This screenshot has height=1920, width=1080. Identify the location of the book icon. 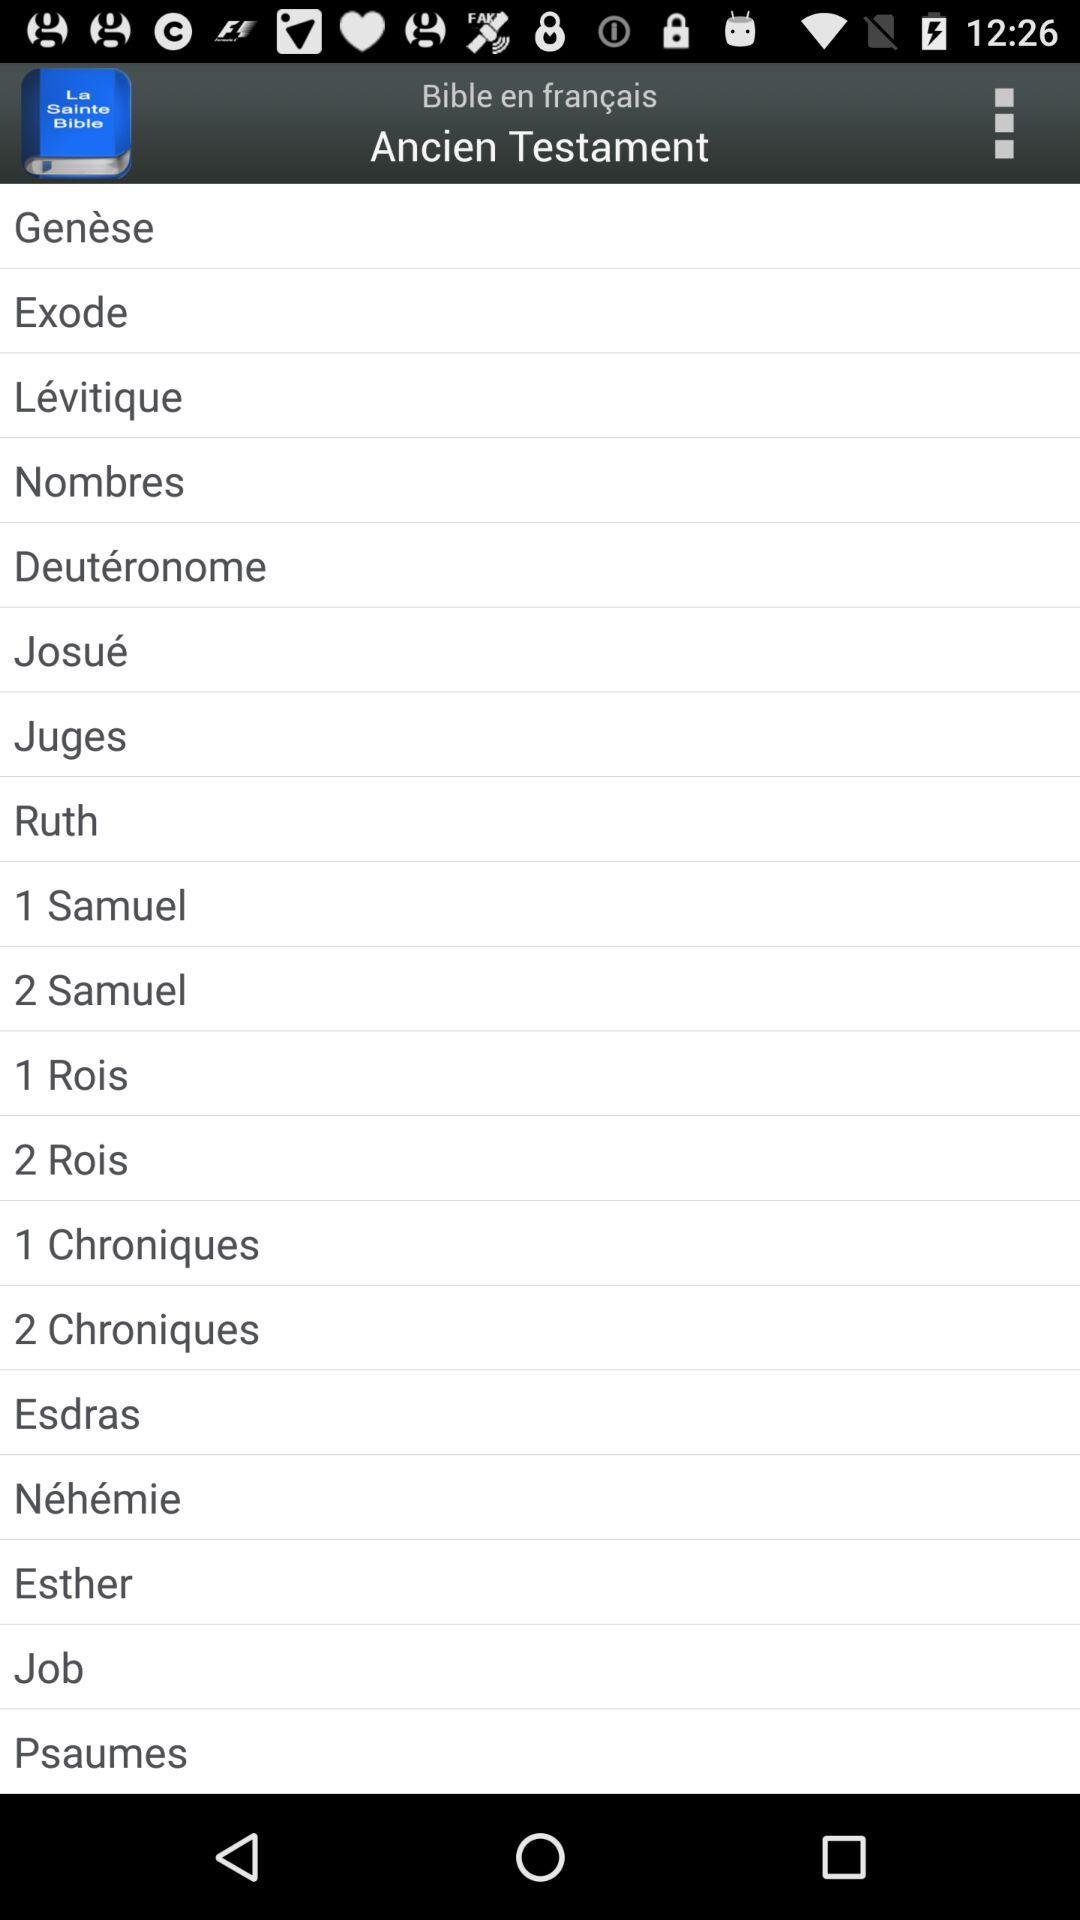
(75, 131).